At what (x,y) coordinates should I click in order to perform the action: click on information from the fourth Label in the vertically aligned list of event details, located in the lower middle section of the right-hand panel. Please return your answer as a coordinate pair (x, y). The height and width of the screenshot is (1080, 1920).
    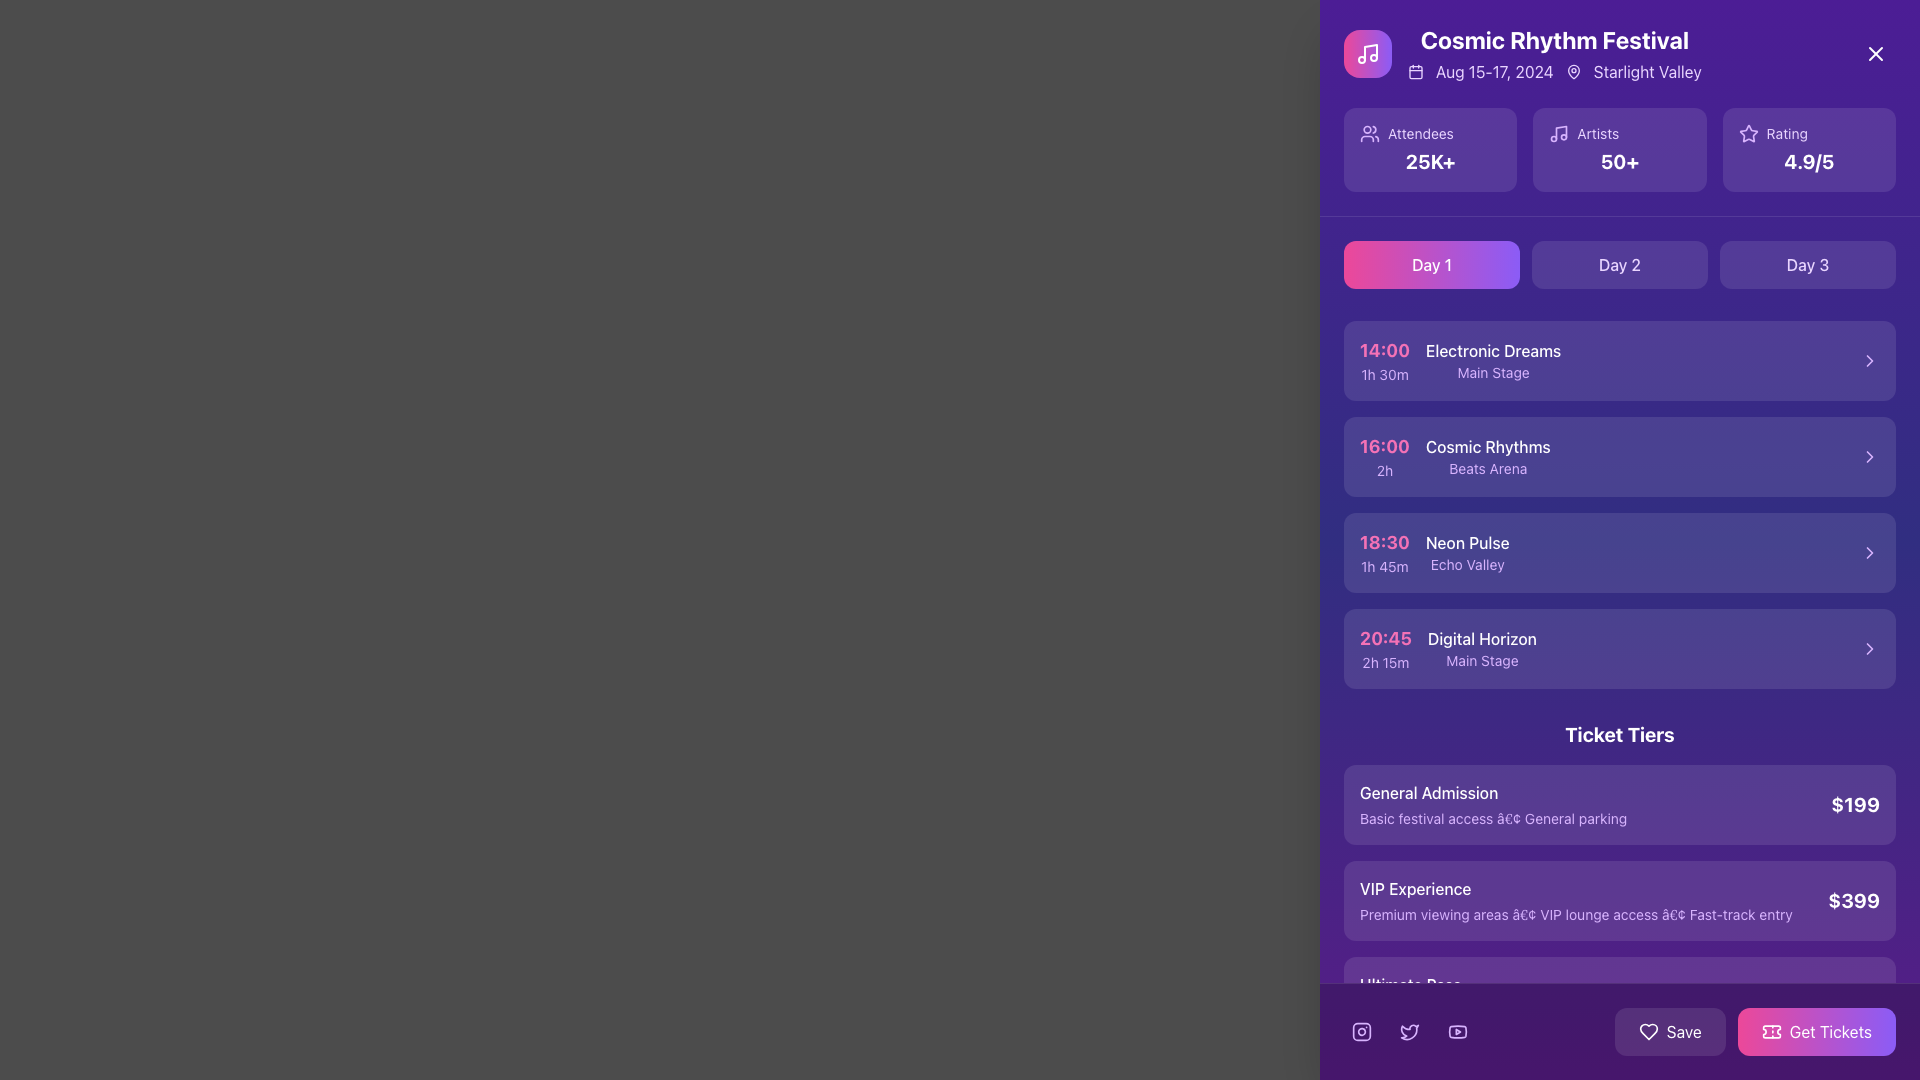
    Looking at the image, I should click on (1448, 648).